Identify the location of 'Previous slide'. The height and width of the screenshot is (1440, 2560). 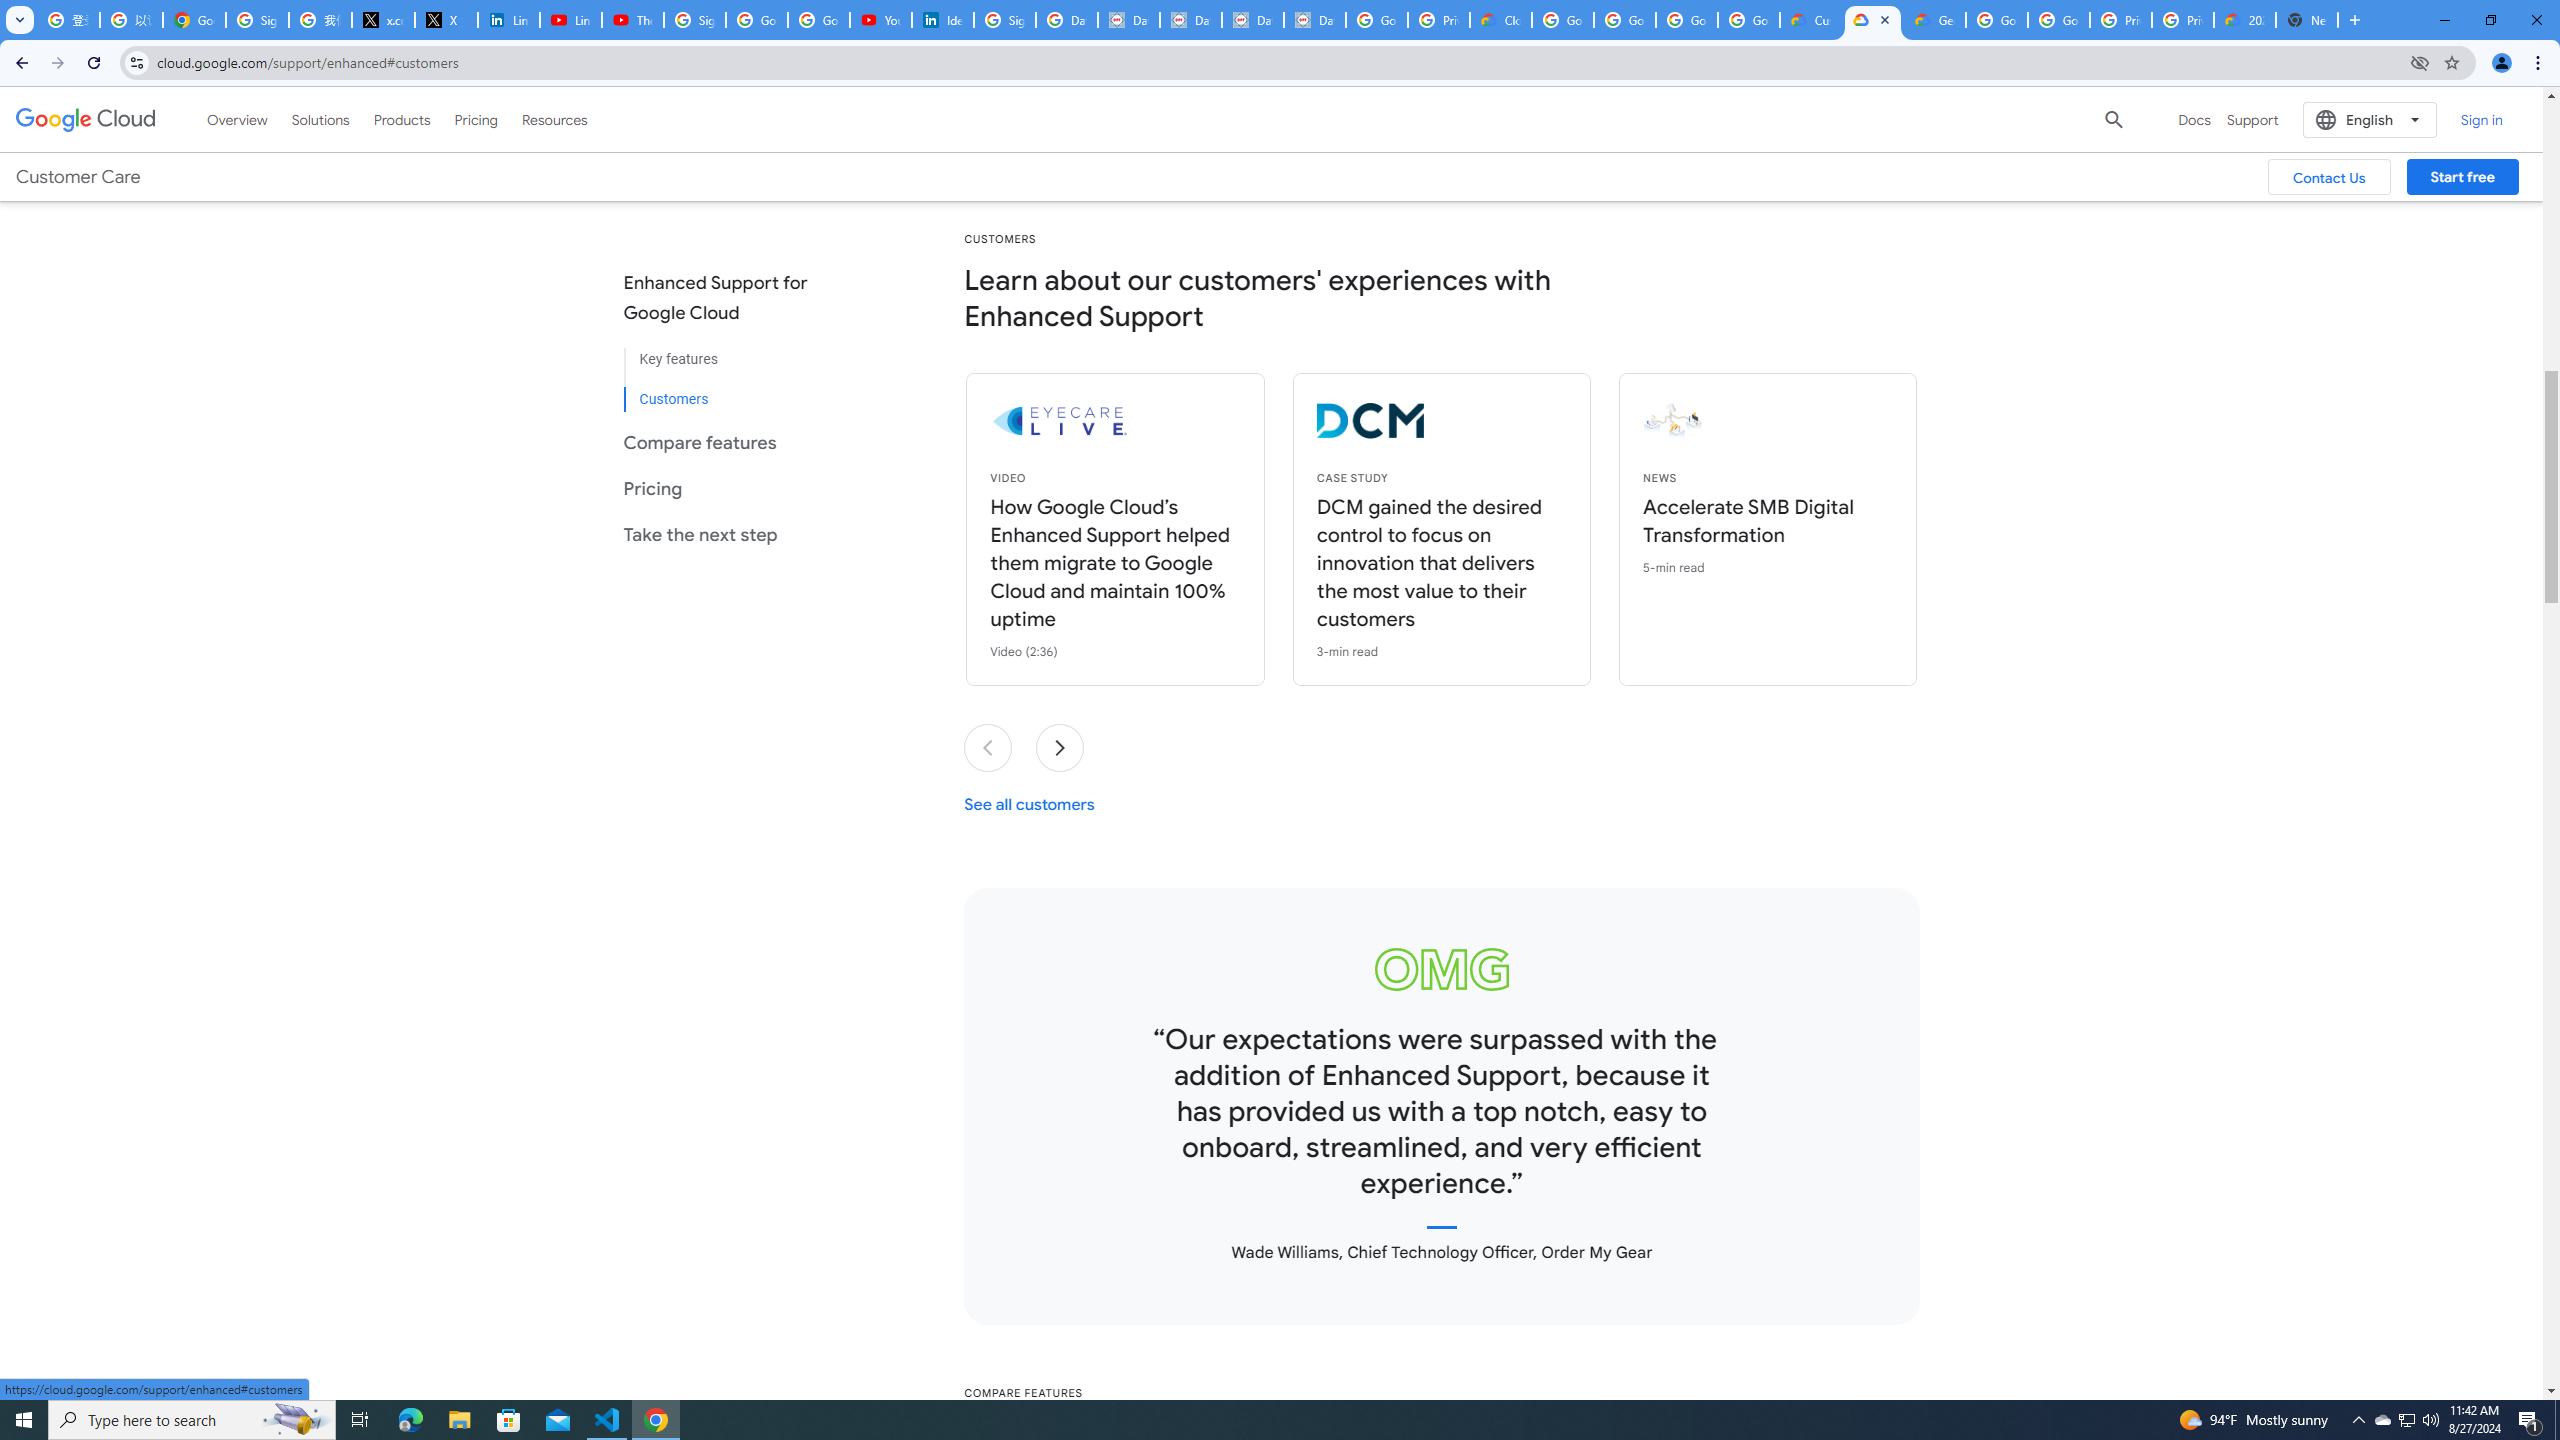
(988, 747).